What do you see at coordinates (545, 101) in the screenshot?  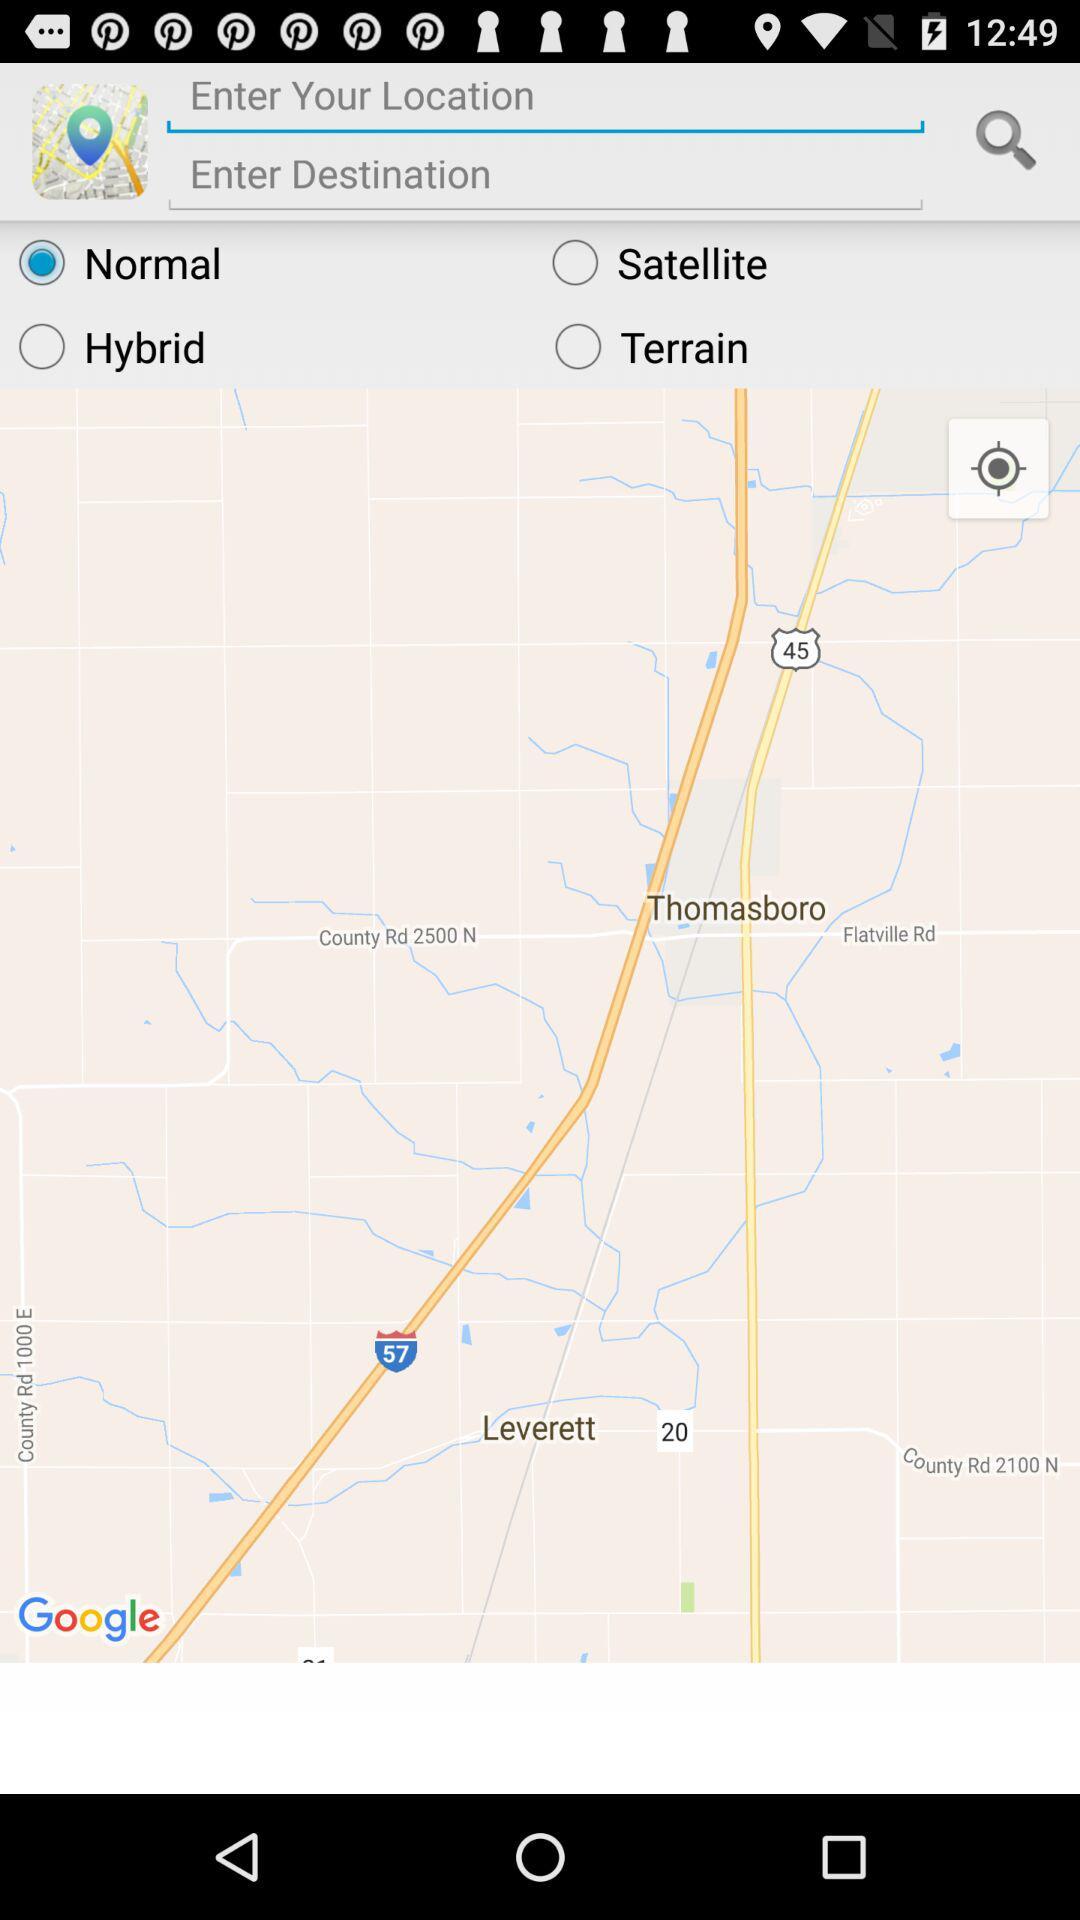 I see `location` at bounding box center [545, 101].